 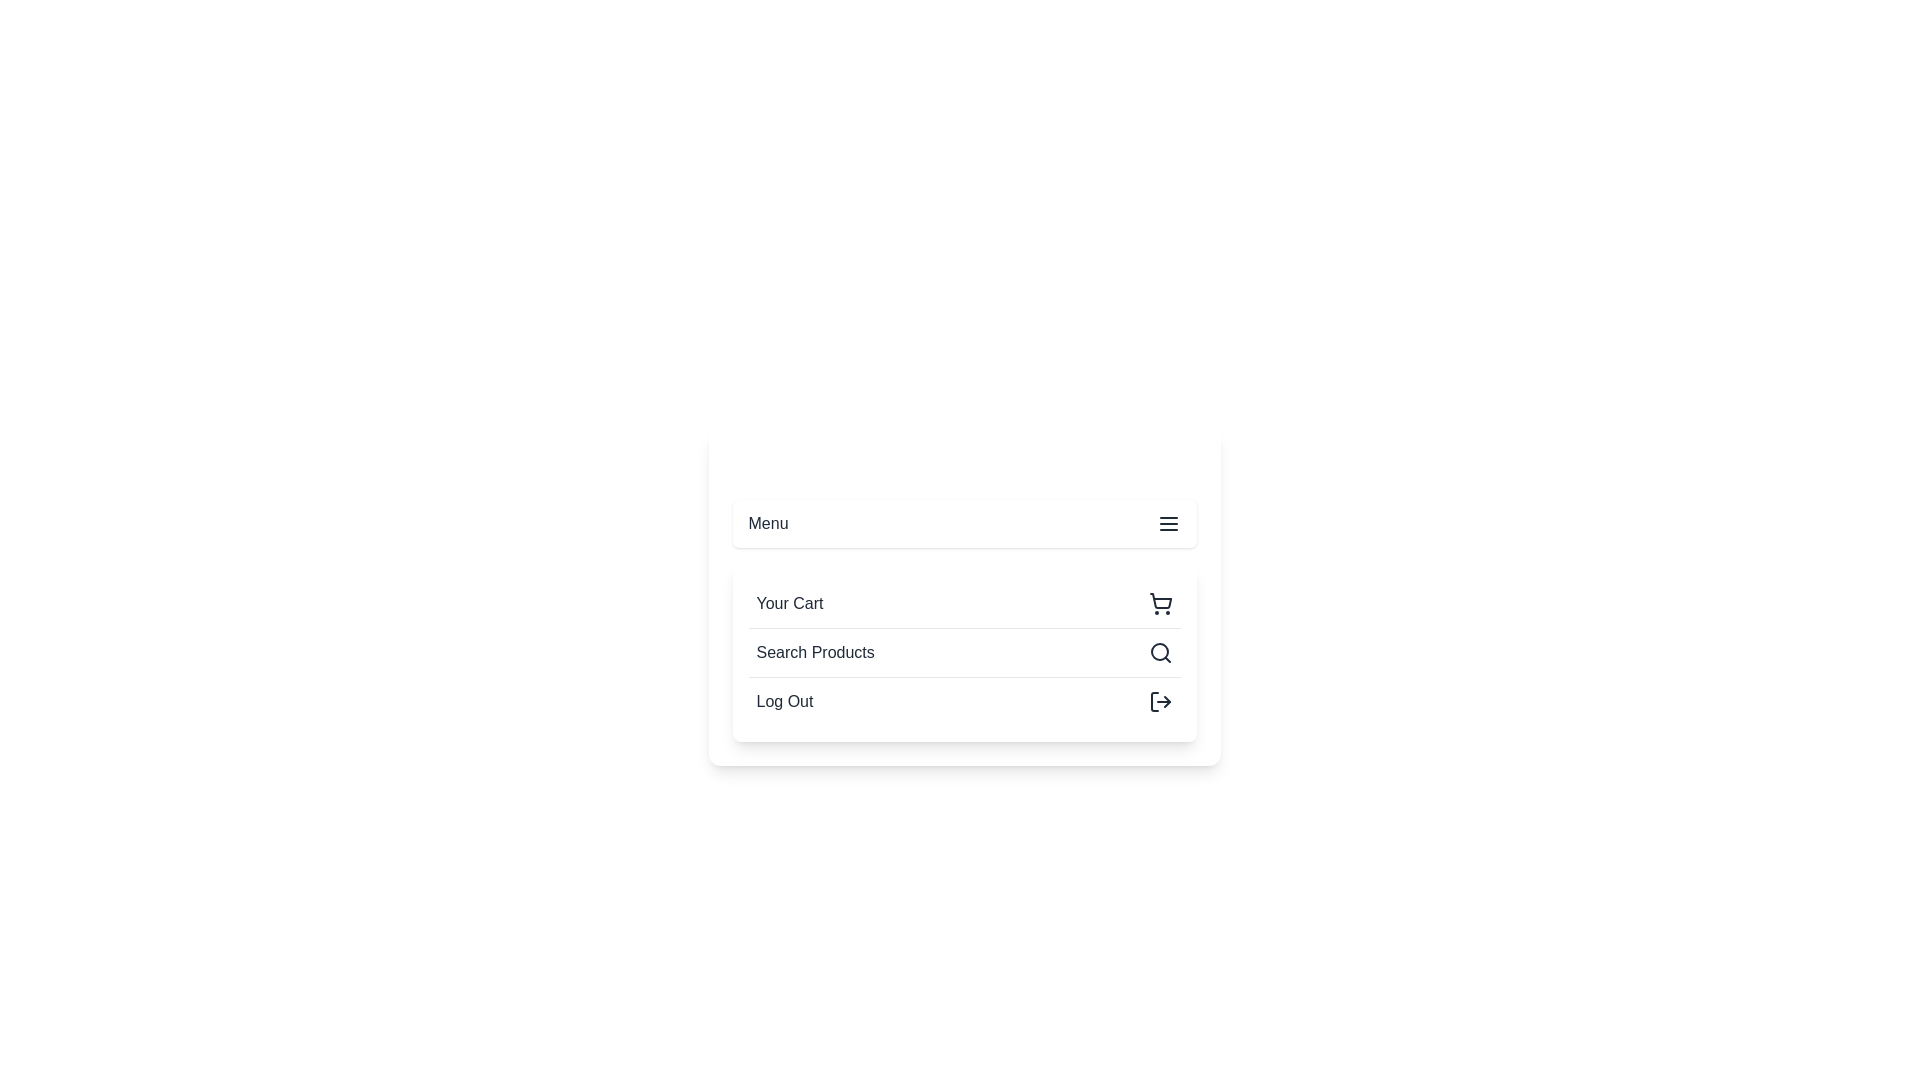 What do you see at coordinates (1160, 701) in the screenshot?
I see `the logout icon, which resembles an arrow pointing outwards from a rectangle, located to the far right of the 'Log Out' text` at bounding box center [1160, 701].